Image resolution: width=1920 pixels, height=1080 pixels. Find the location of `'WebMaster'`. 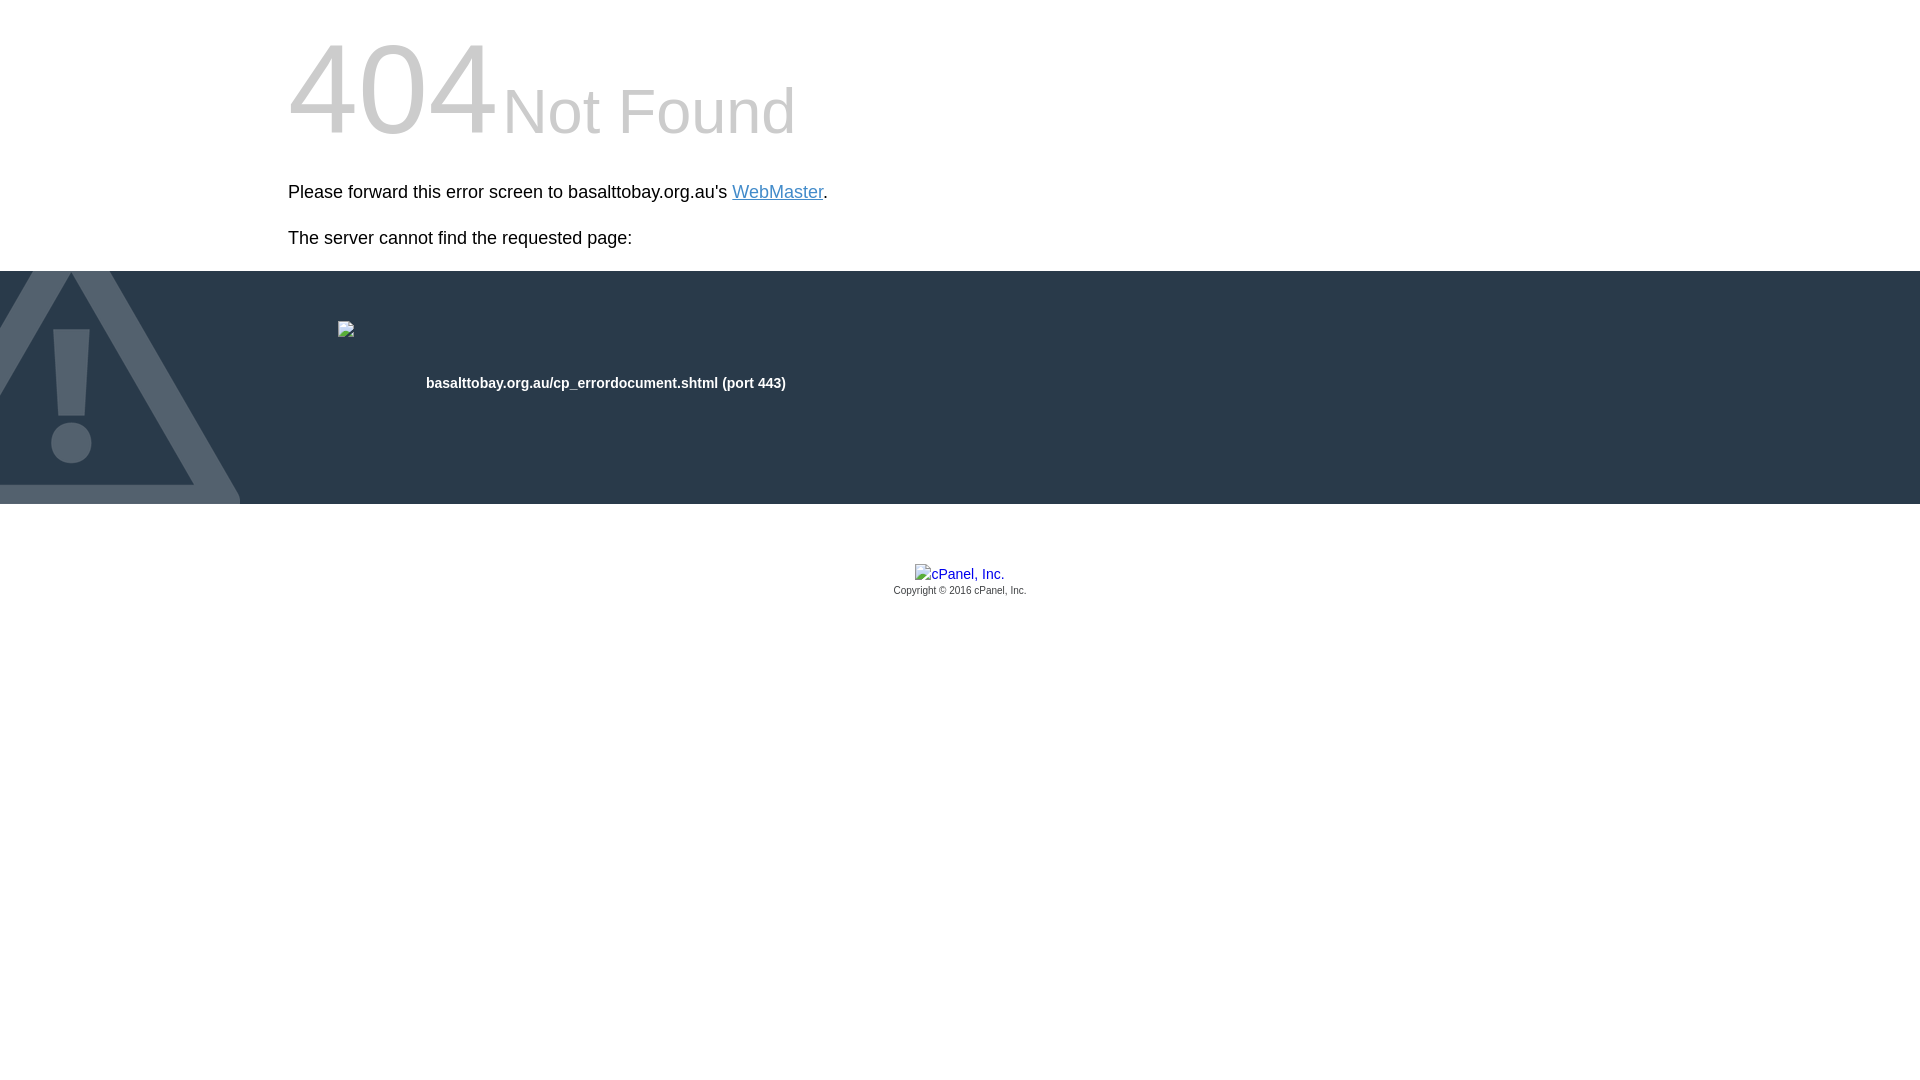

'WebMaster' is located at coordinates (730, 192).